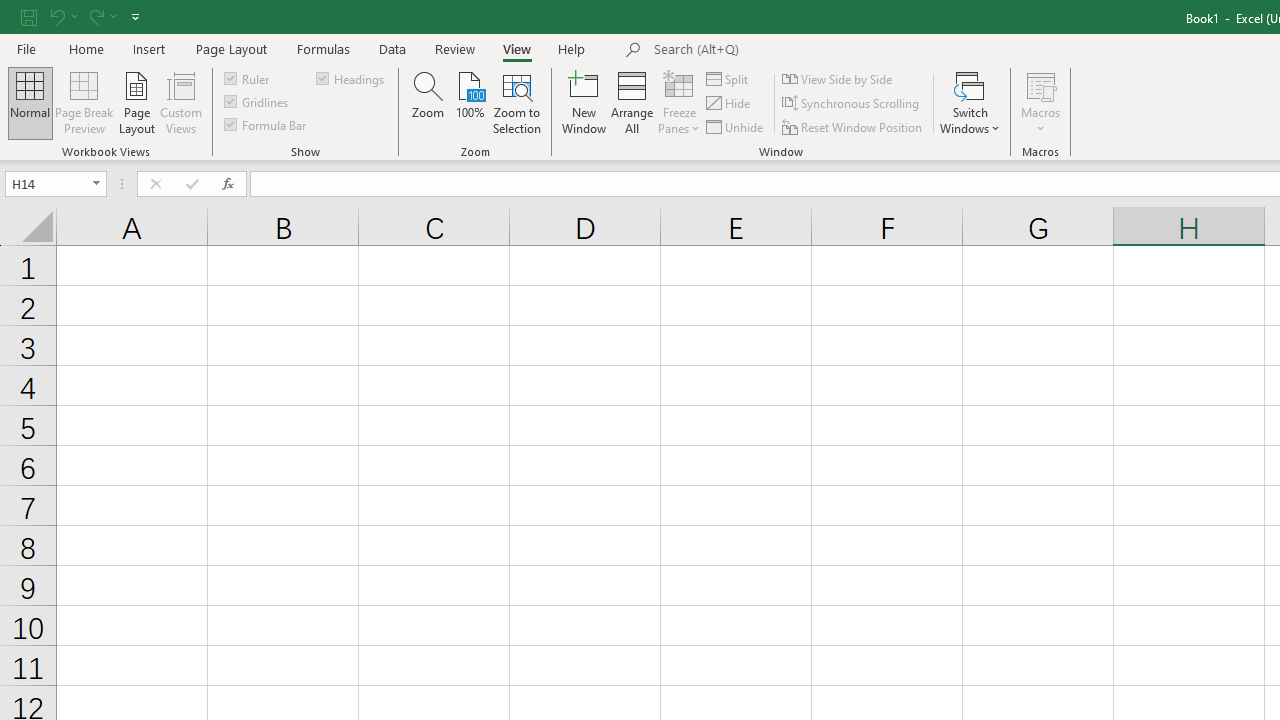 This screenshot has width=1280, height=720. Describe the element at coordinates (727, 78) in the screenshot. I see `'Split'` at that location.